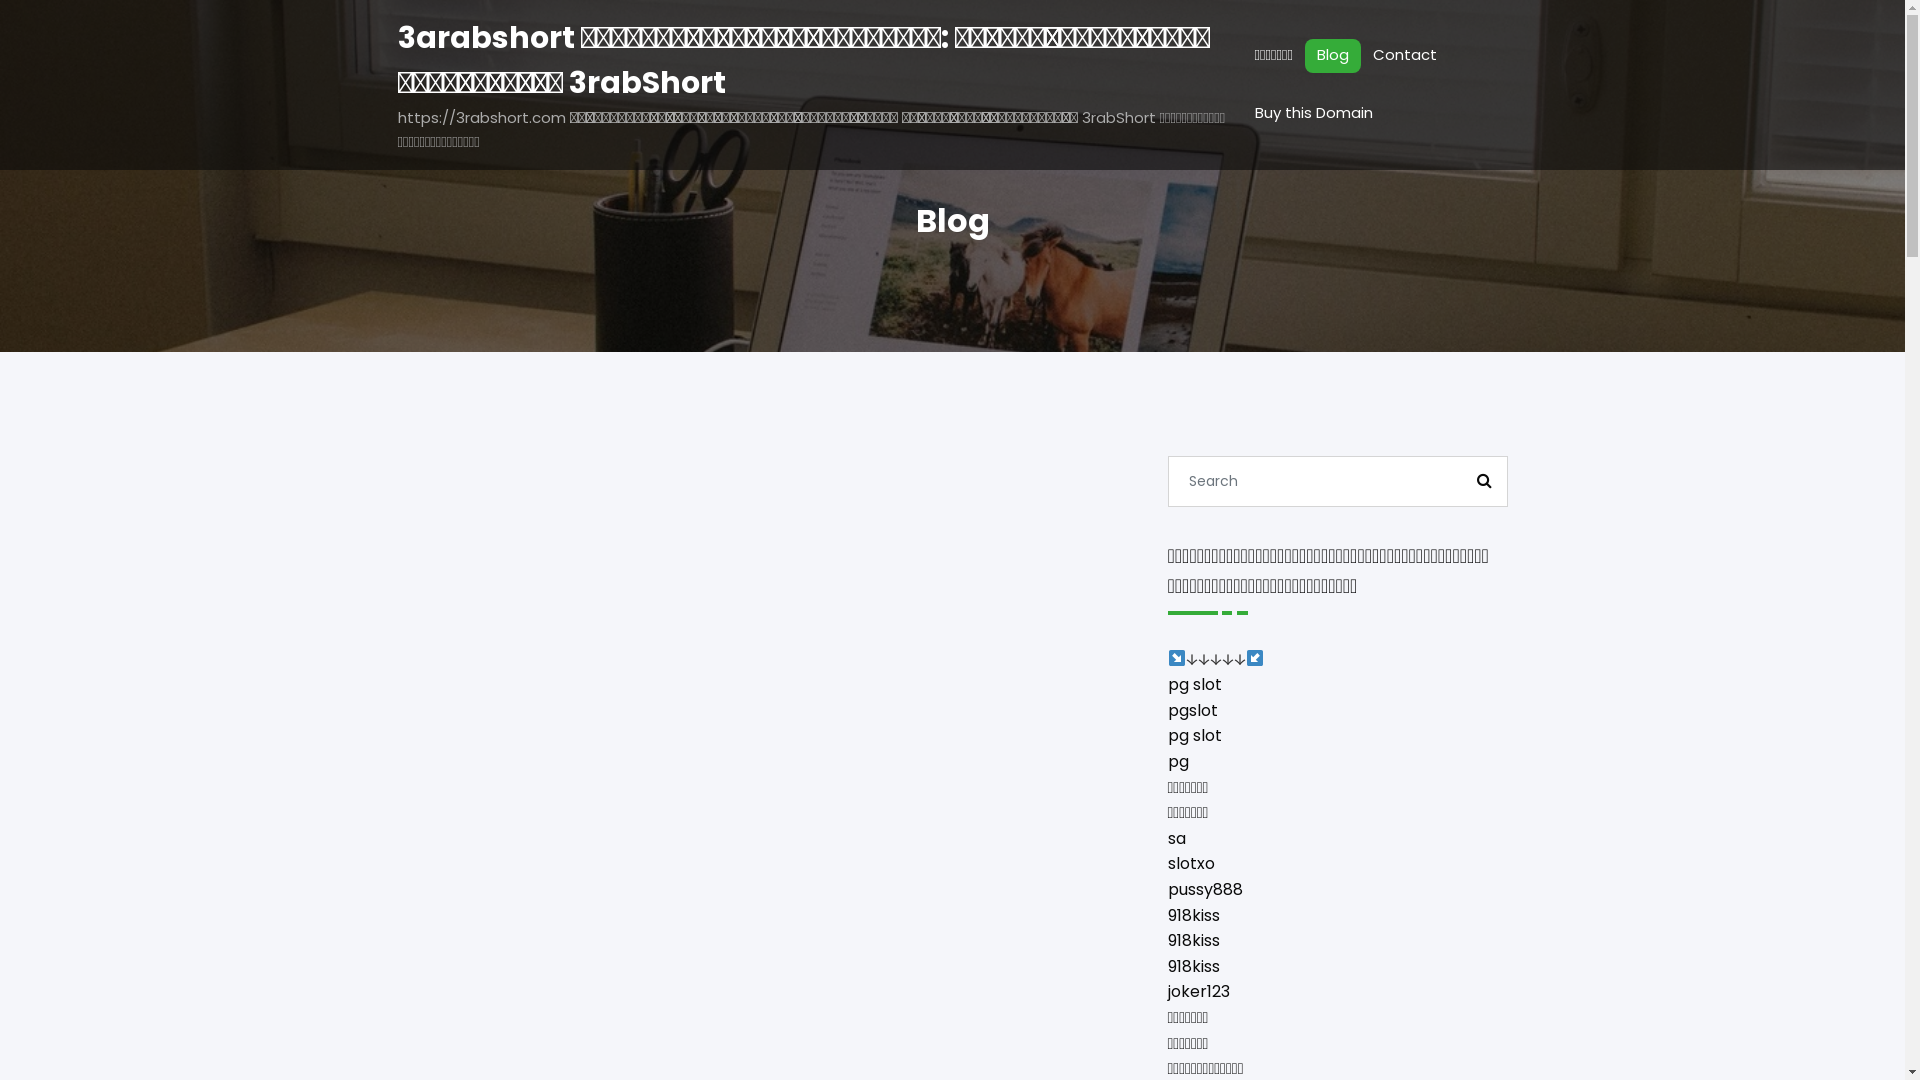 Image resolution: width=1920 pixels, height=1080 pixels. Describe the element at coordinates (1195, 735) in the screenshot. I see `'pg slot'` at that location.